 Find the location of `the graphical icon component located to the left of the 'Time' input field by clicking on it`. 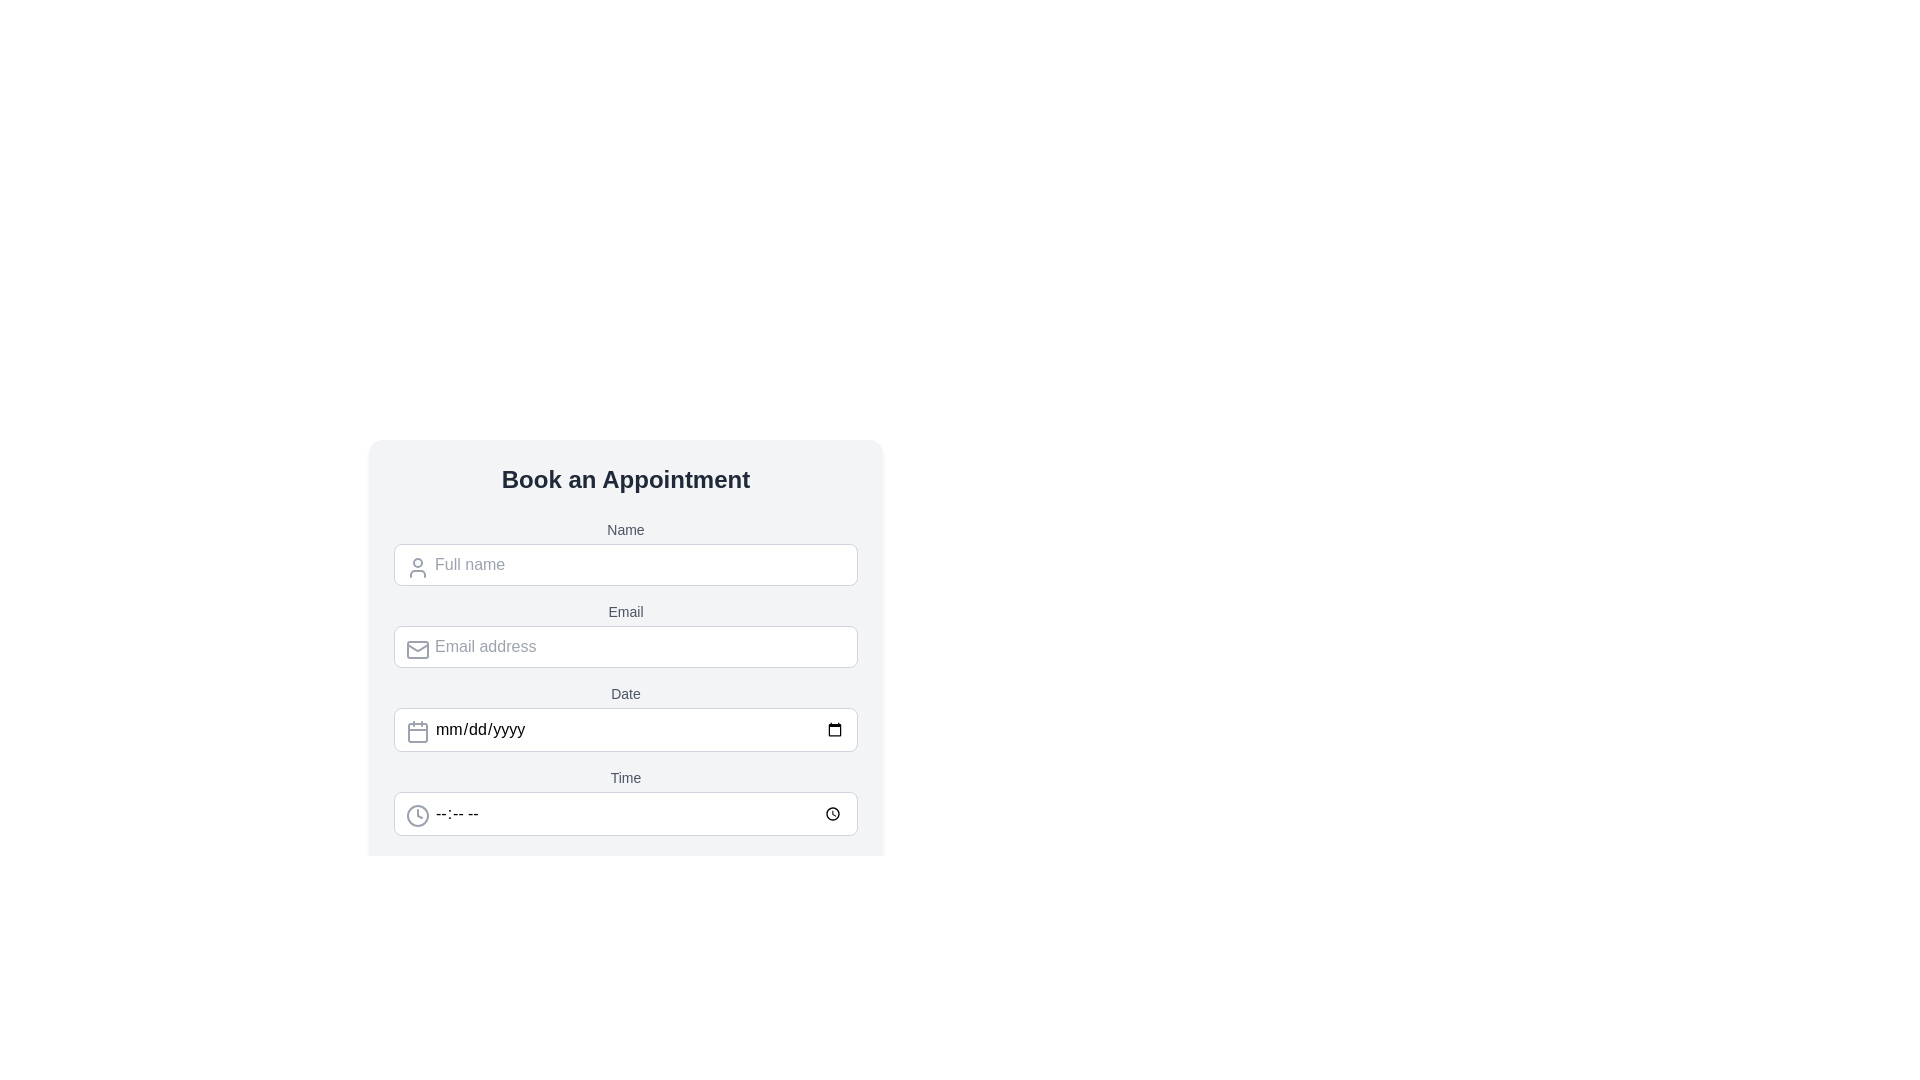

the graphical icon component located to the left of the 'Time' input field by clicking on it is located at coordinates (416, 816).